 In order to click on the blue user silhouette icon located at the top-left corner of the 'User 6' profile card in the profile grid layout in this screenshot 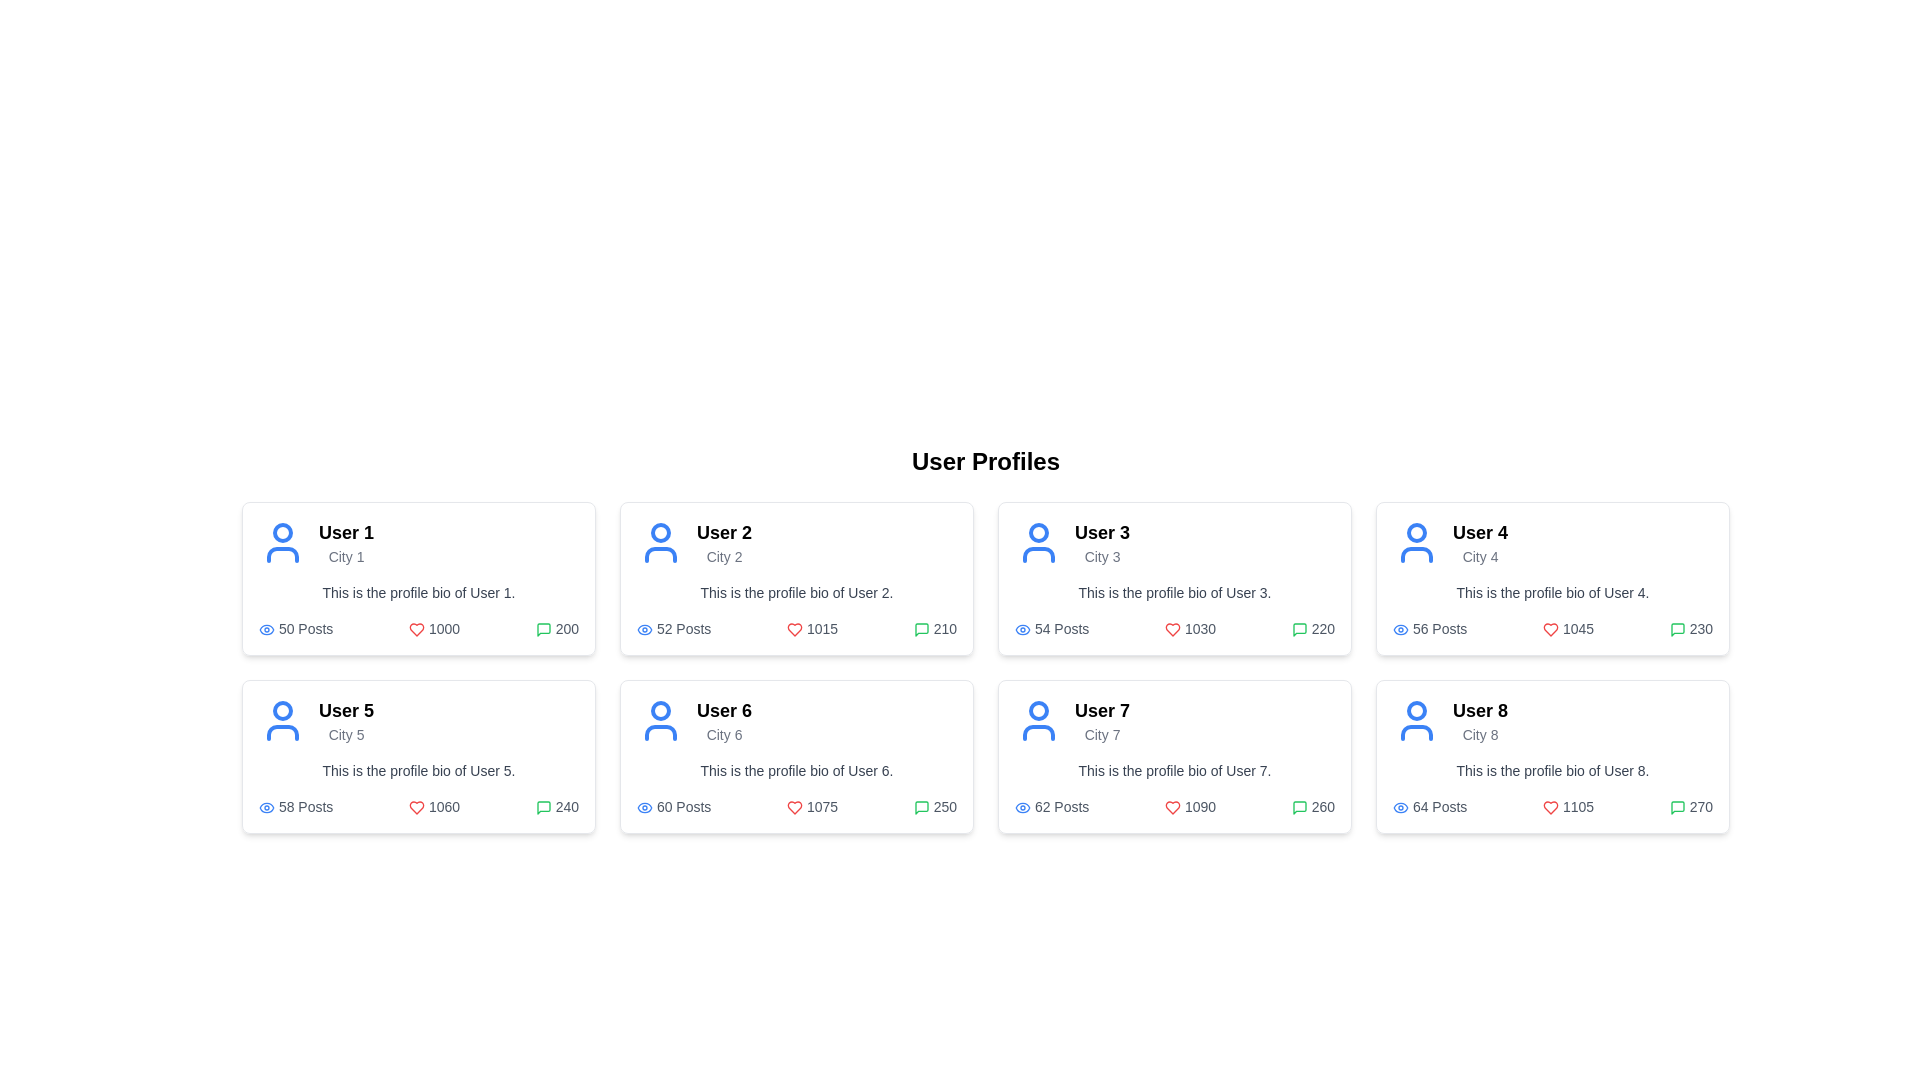, I will do `click(661, 721)`.